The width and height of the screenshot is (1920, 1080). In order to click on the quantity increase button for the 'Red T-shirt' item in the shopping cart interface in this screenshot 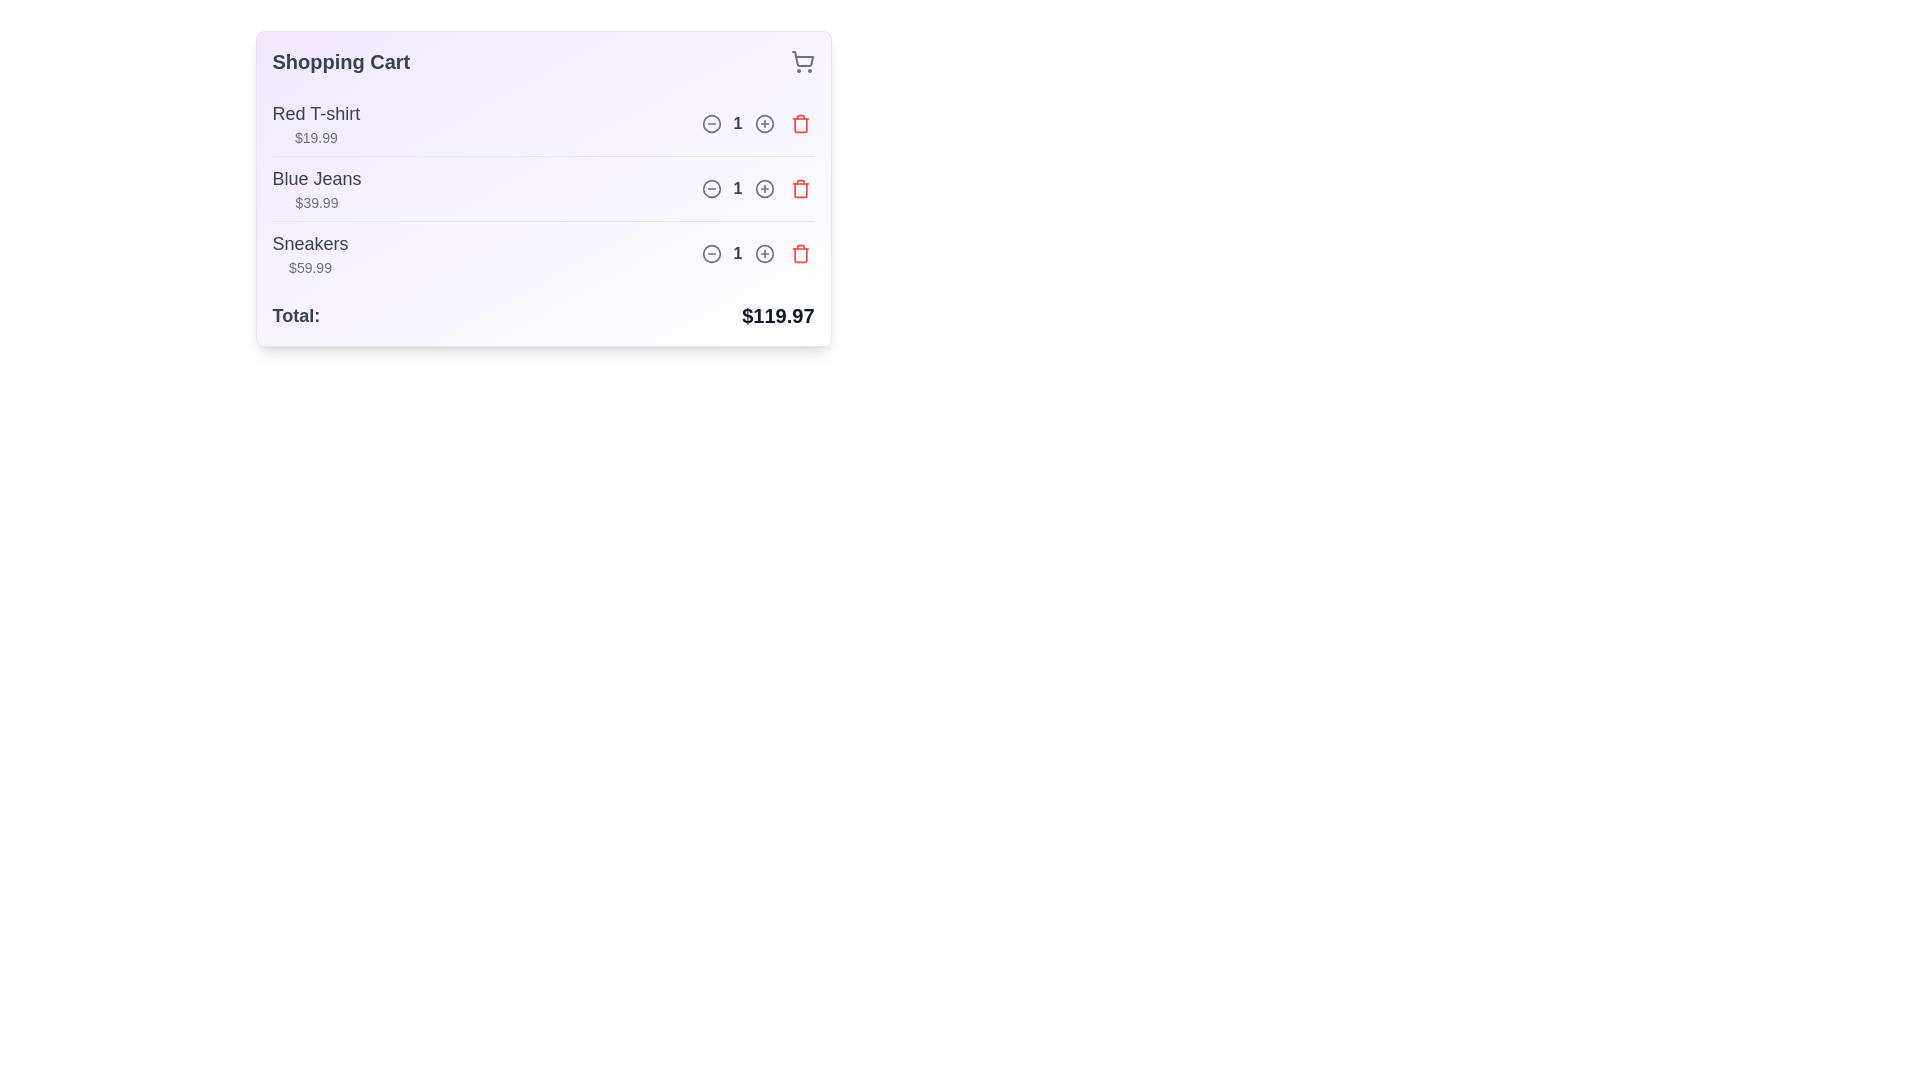, I will do `click(755, 123)`.